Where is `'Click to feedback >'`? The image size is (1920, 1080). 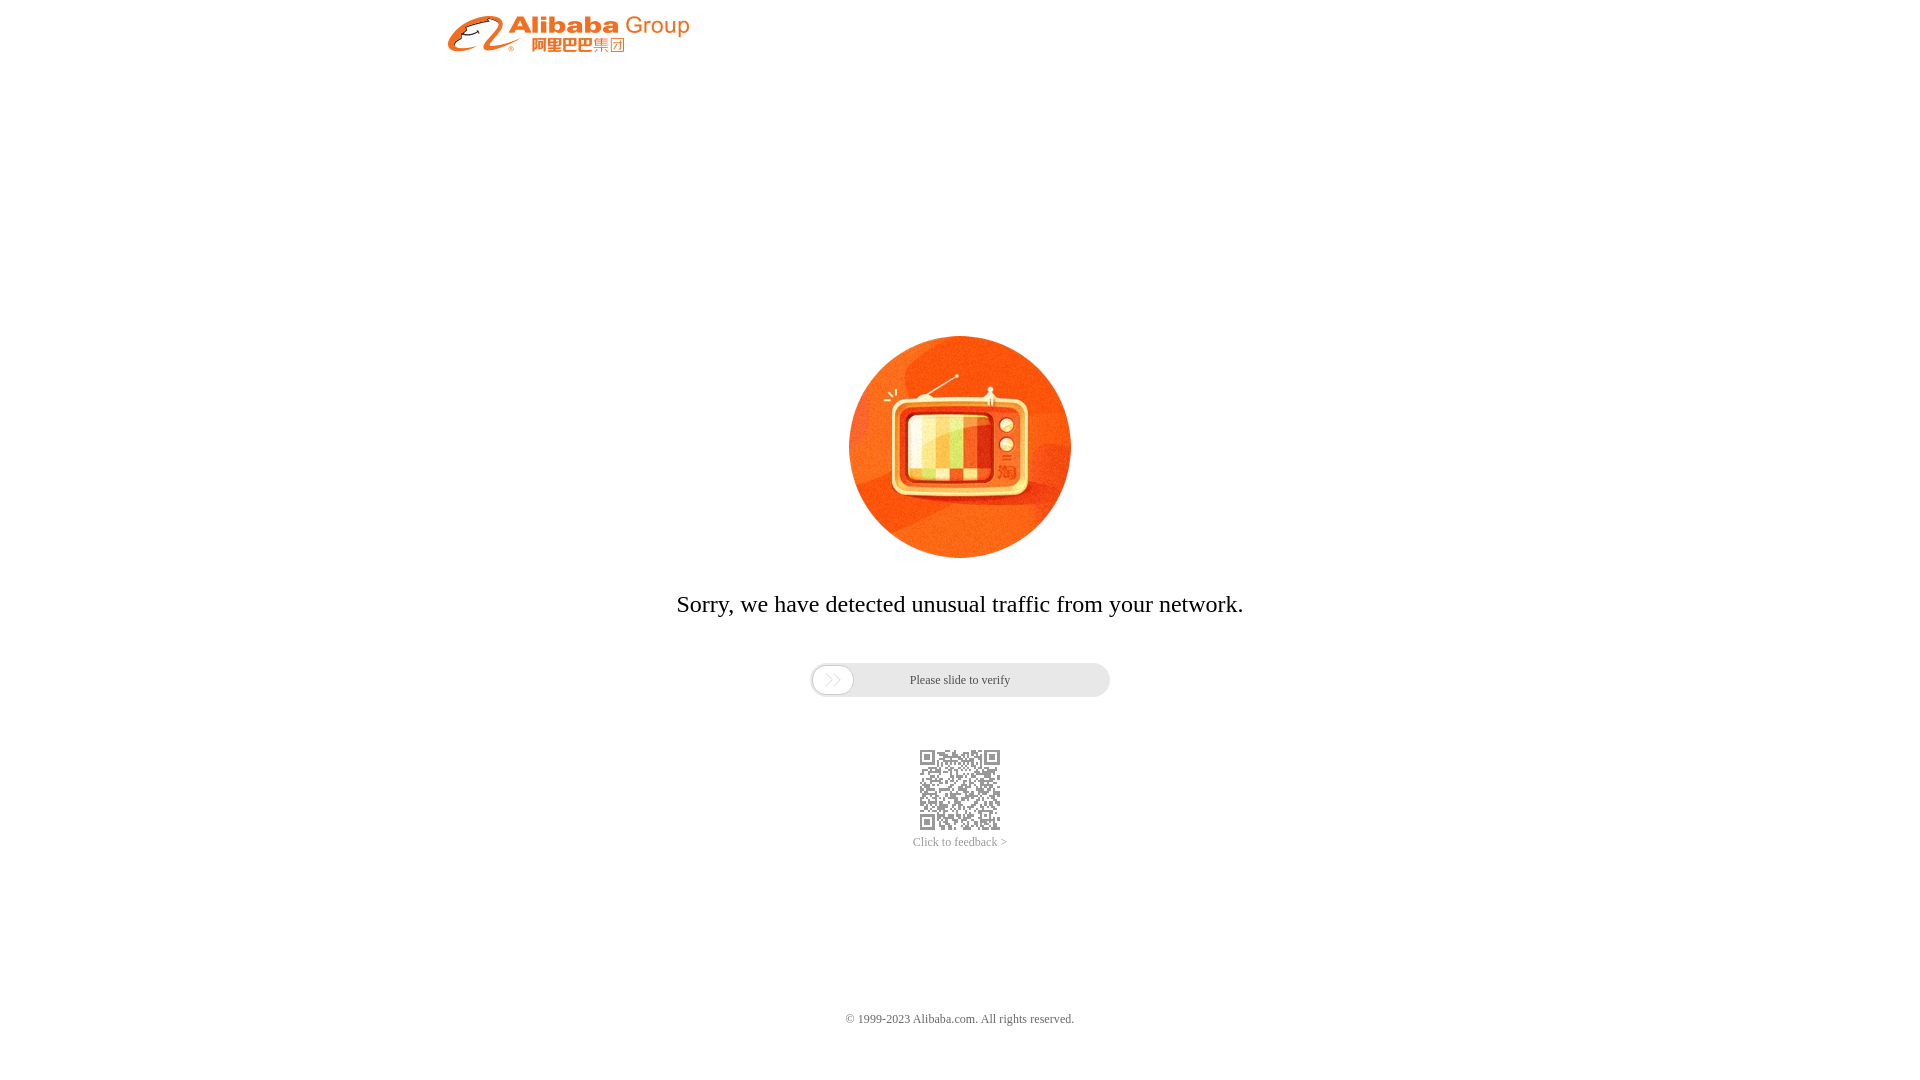 'Click to feedback >' is located at coordinates (960, 842).